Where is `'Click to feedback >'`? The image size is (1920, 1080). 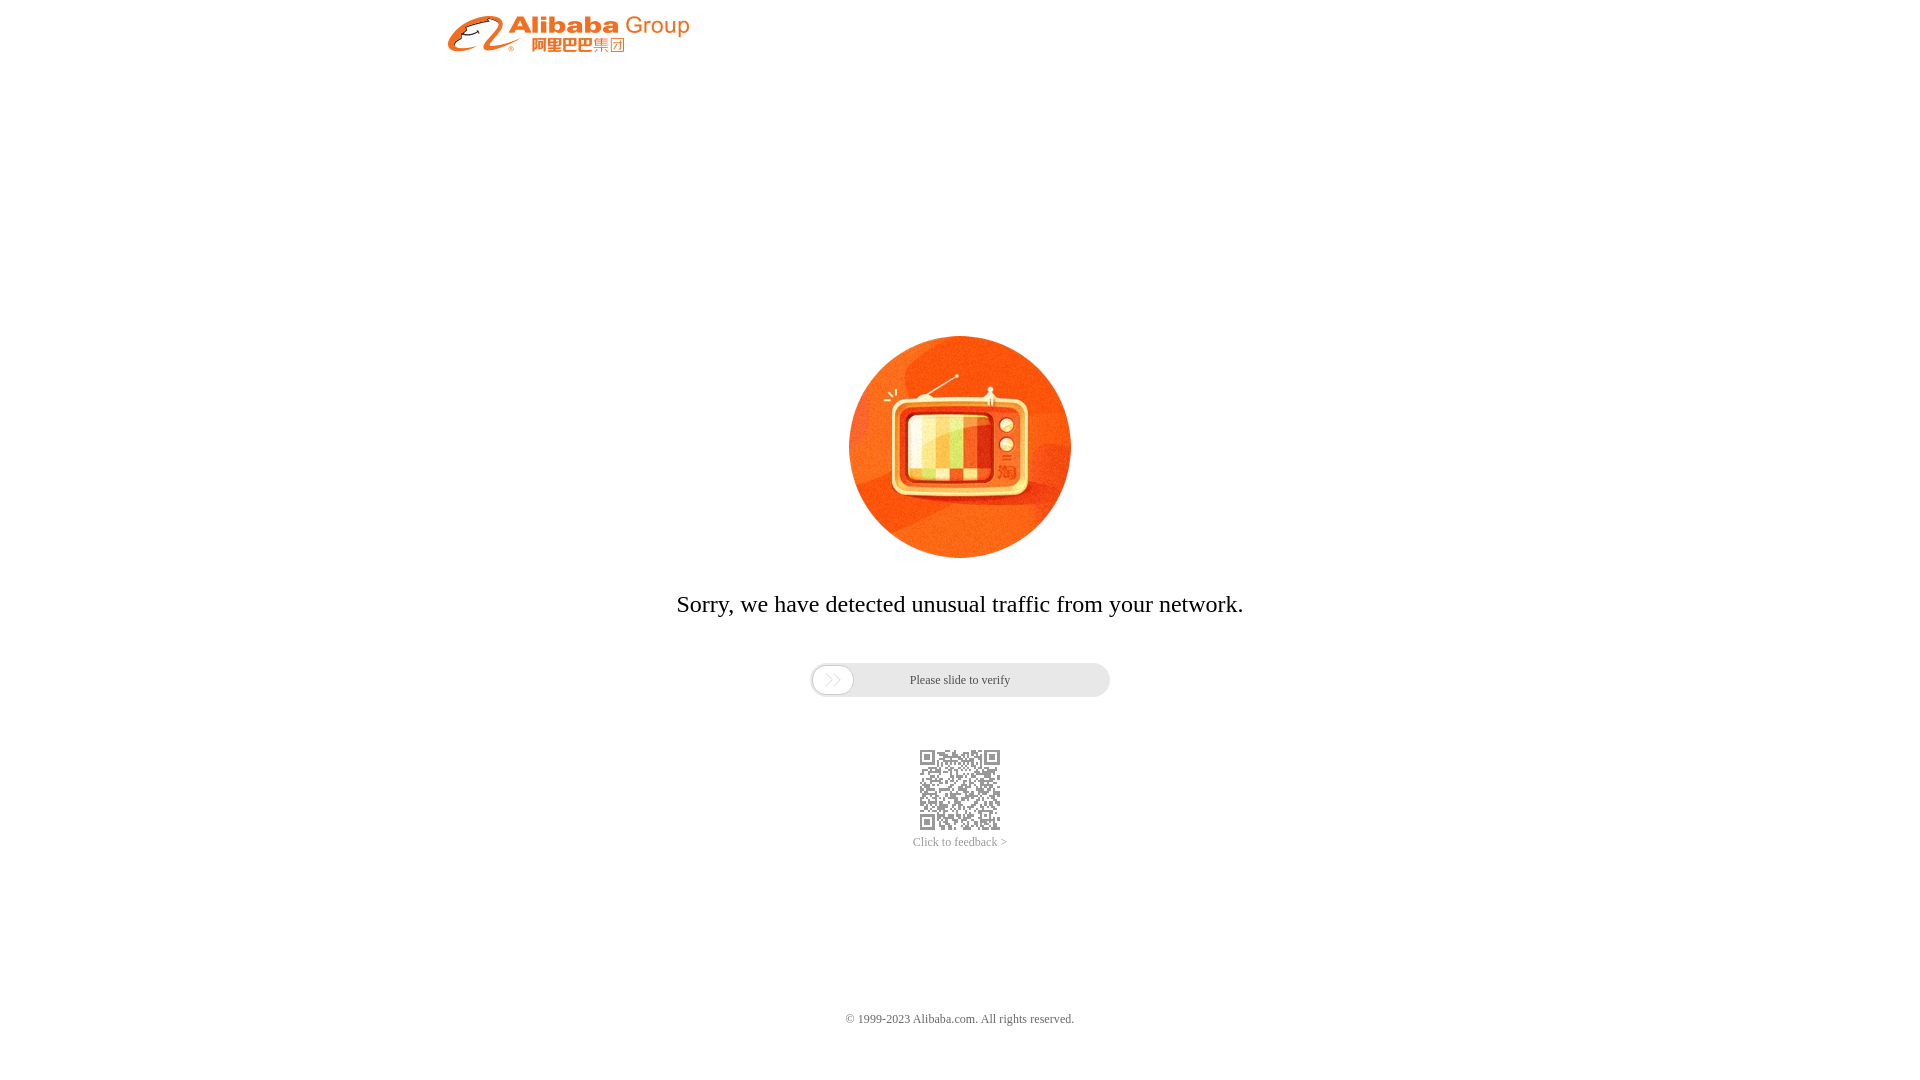 'Click to feedback >' is located at coordinates (960, 842).